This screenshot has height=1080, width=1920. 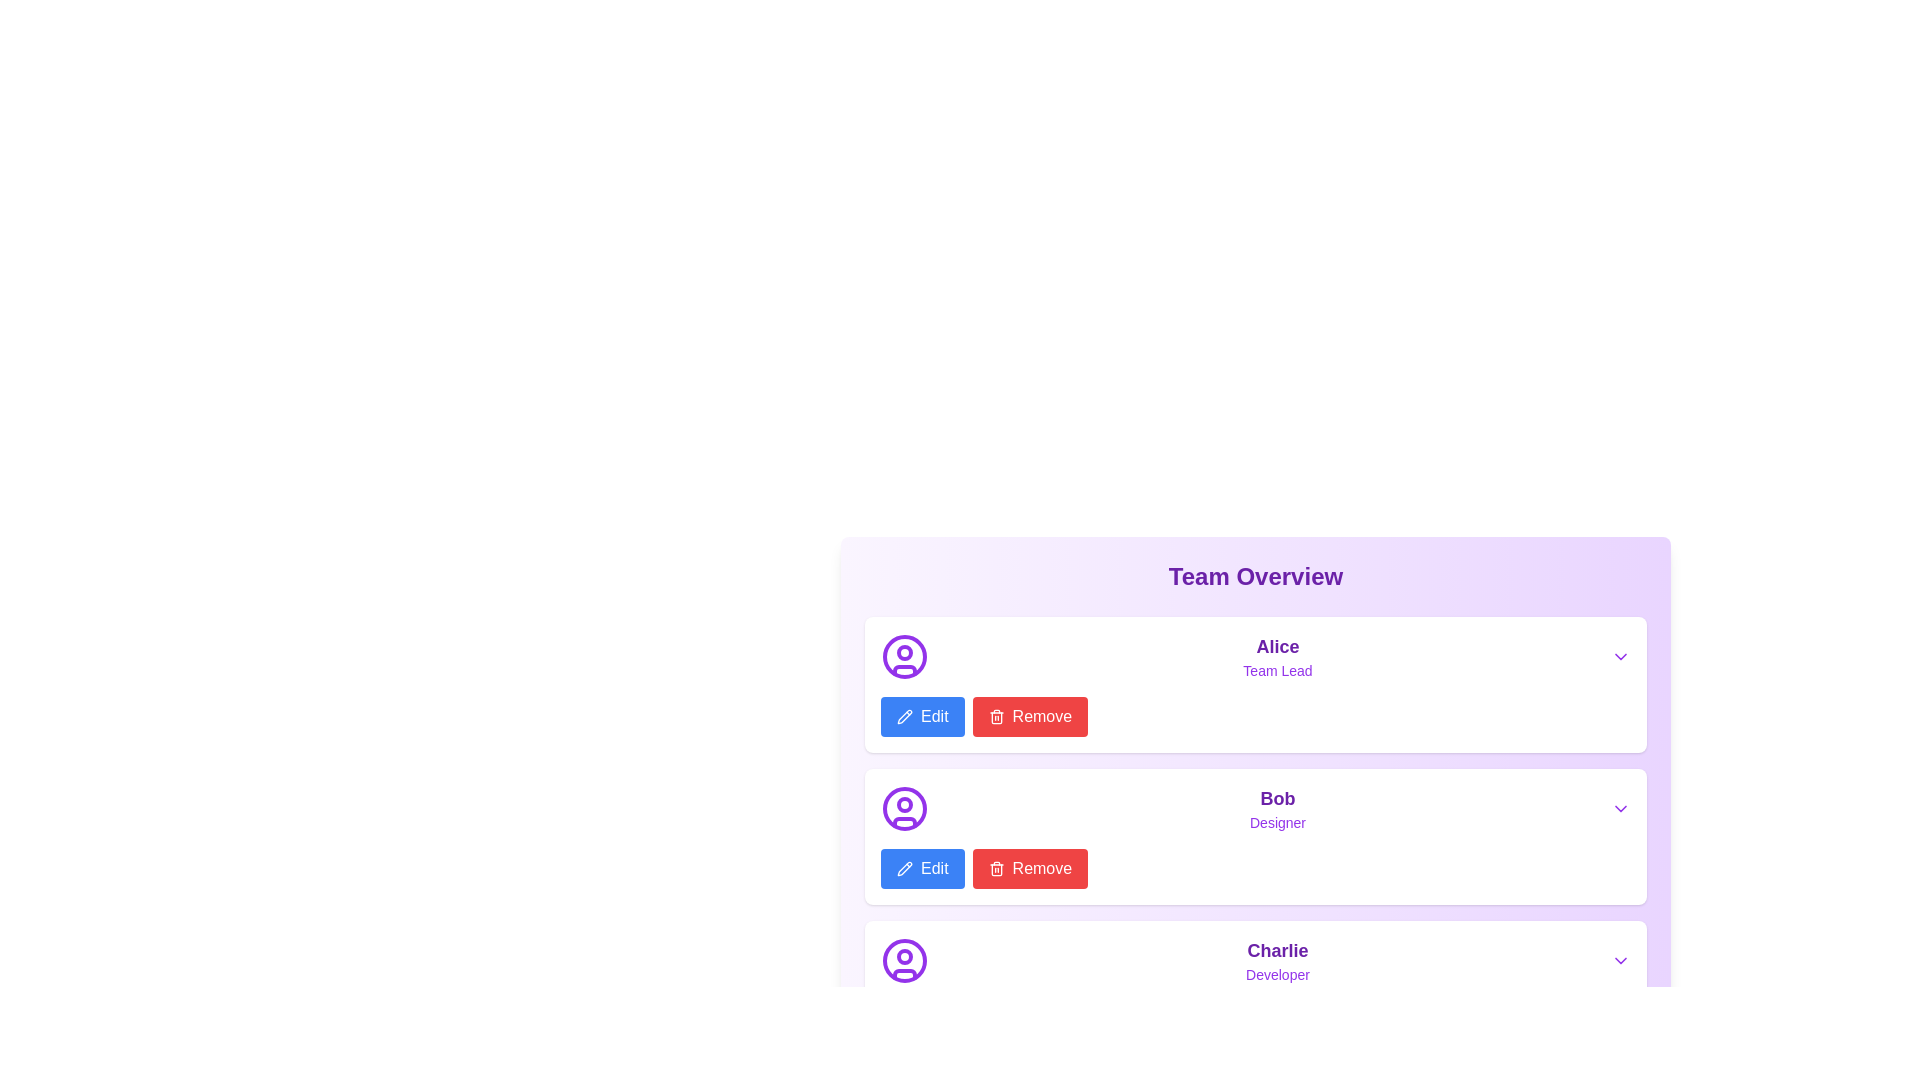 What do you see at coordinates (1030, 716) in the screenshot?
I see `the 'Remove' button, a red rectangular button with rounded corners, located` at bounding box center [1030, 716].